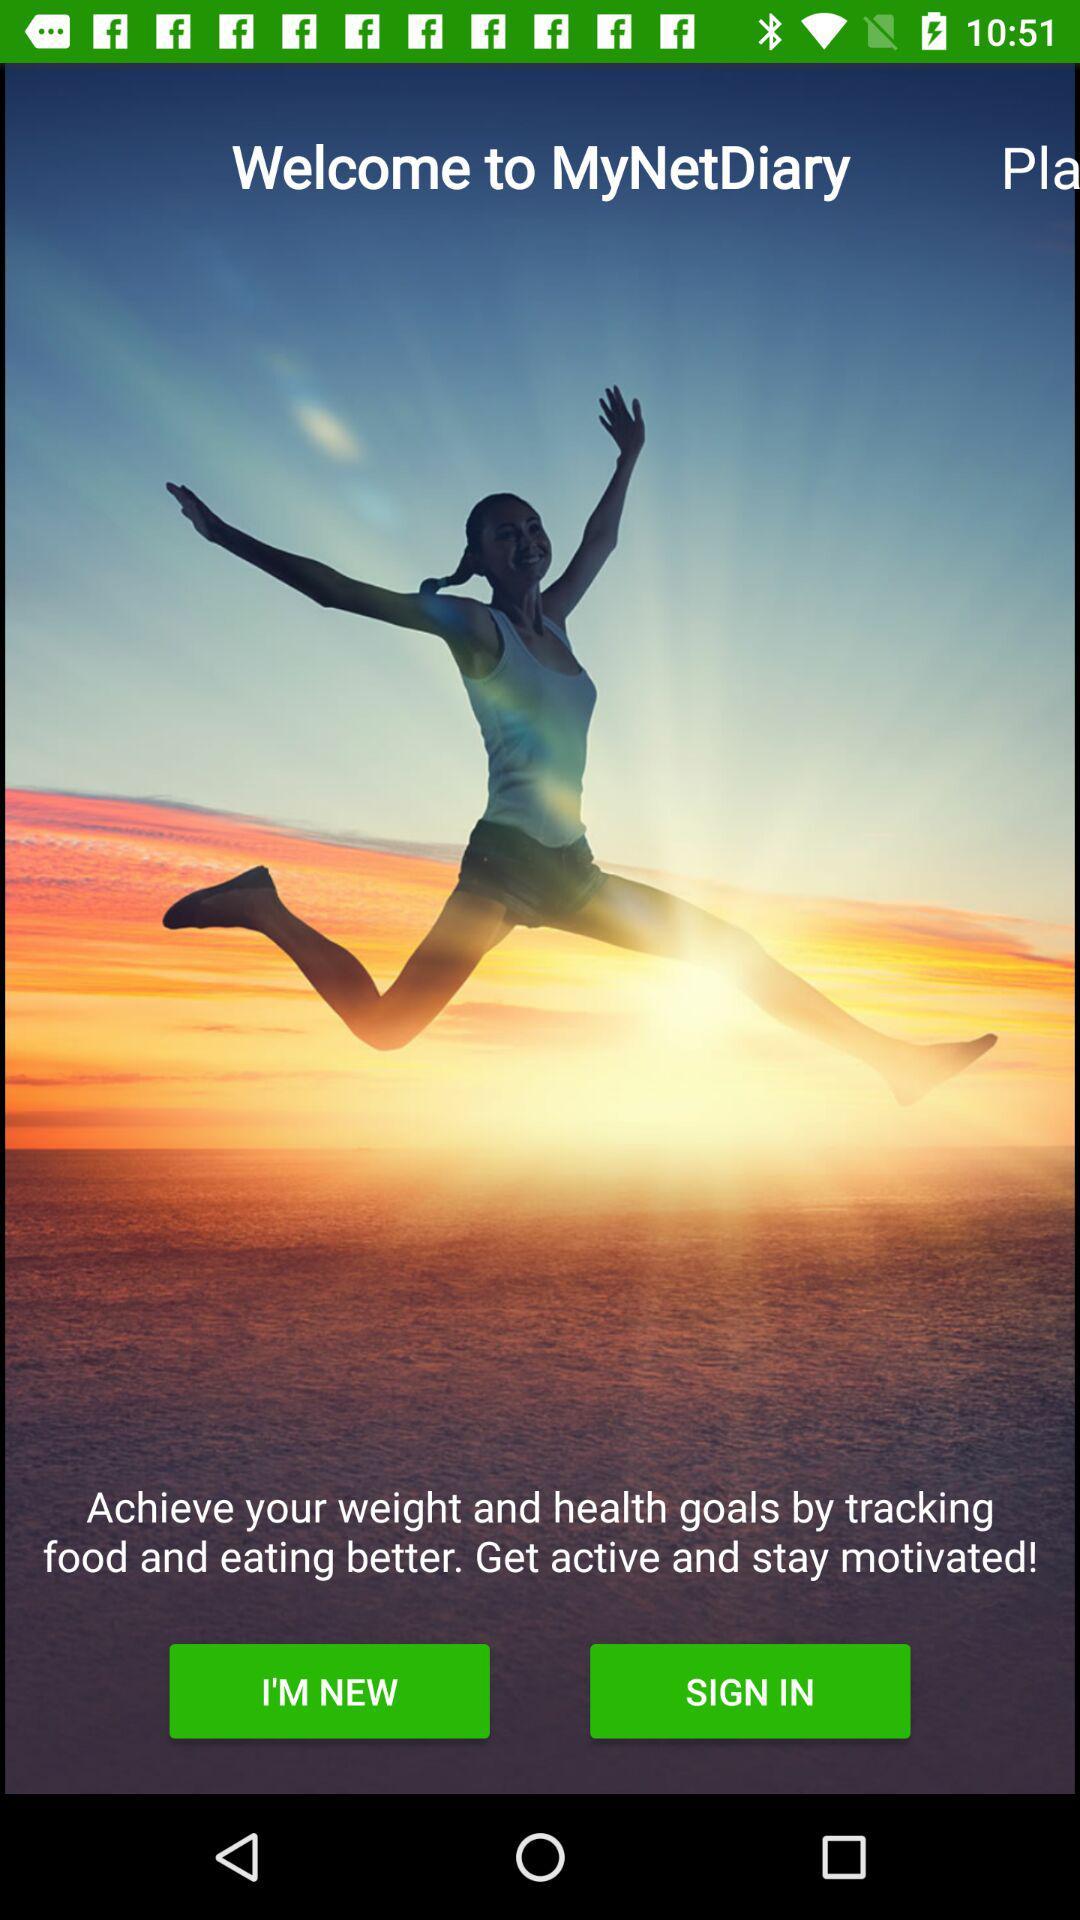  I want to click on the icon next to the i'm new item, so click(750, 1690).